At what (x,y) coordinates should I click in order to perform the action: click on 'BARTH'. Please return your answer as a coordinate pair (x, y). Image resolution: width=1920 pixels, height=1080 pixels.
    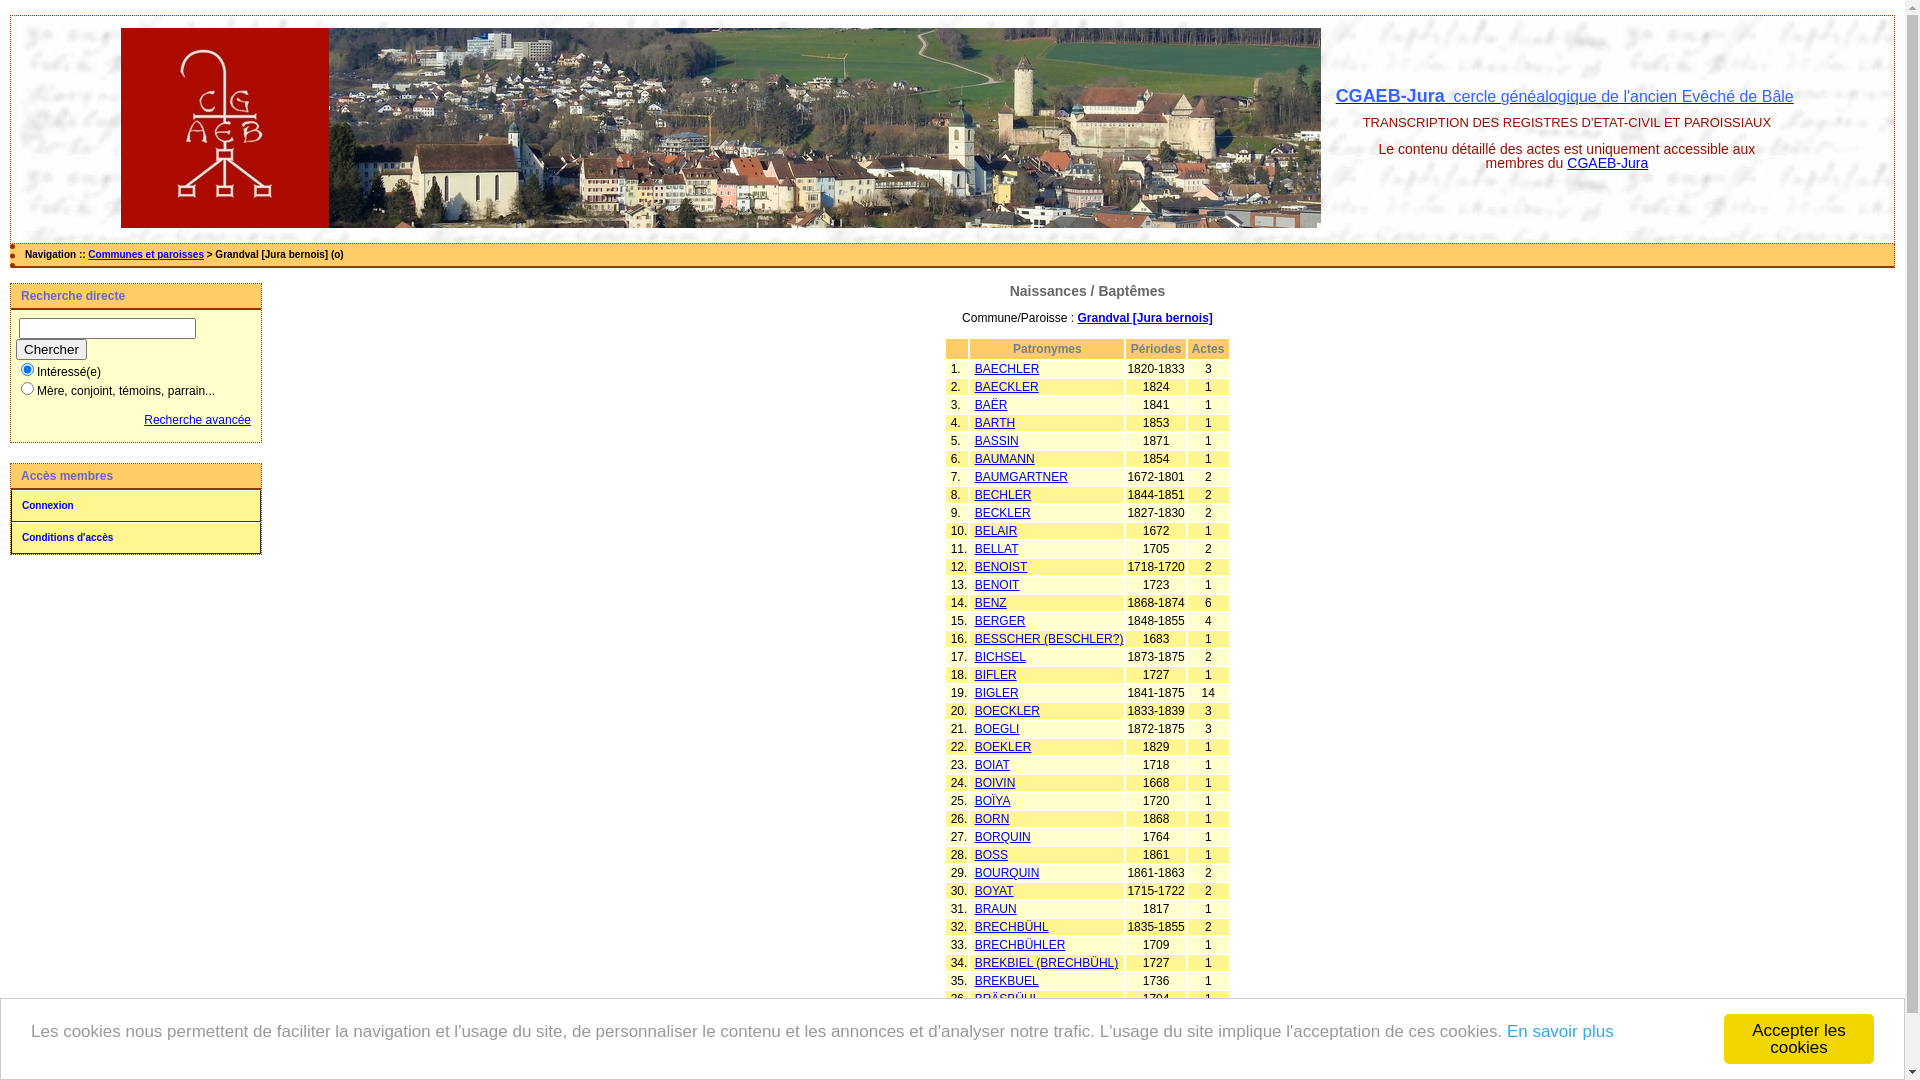
    Looking at the image, I should click on (994, 422).